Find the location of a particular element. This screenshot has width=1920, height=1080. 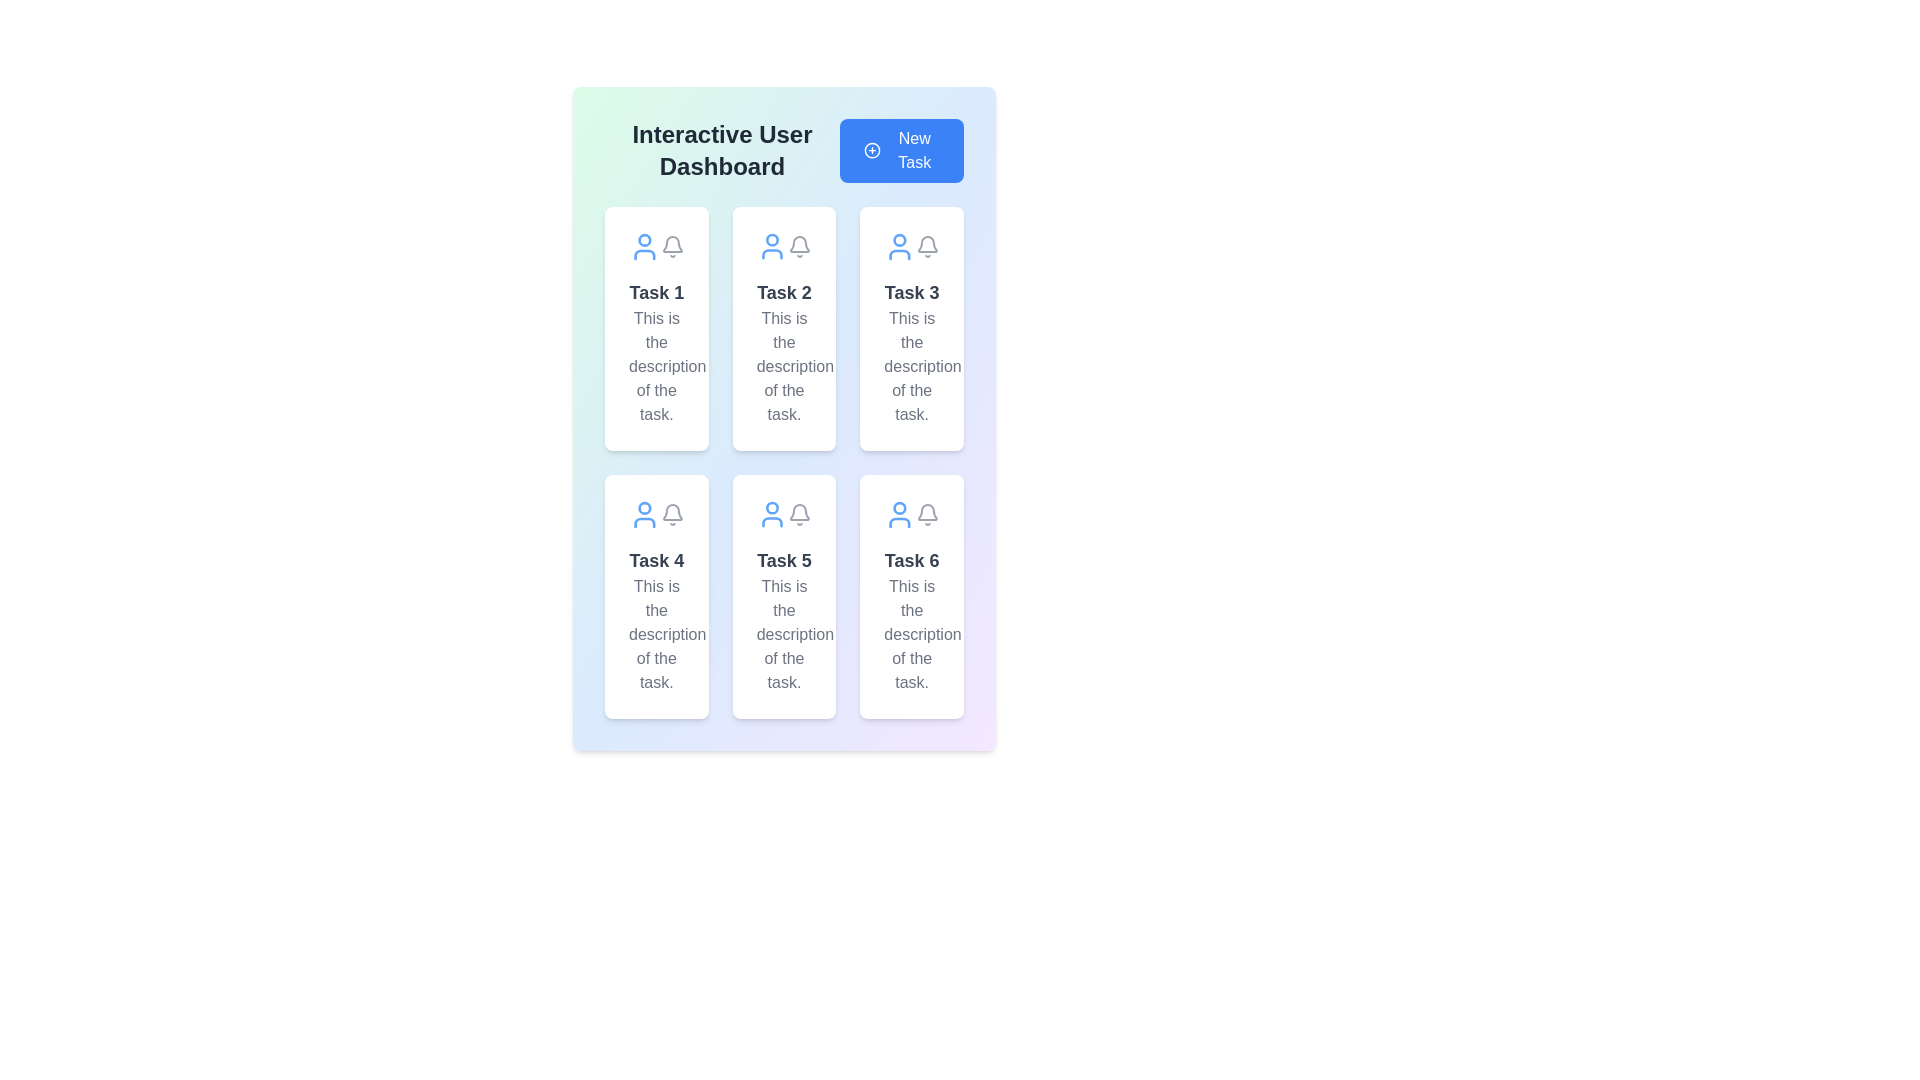

the user silhouette icon outlined in blue, which is positioned on the left side of the task card for Task 4 is located at coordinates (644, 514).